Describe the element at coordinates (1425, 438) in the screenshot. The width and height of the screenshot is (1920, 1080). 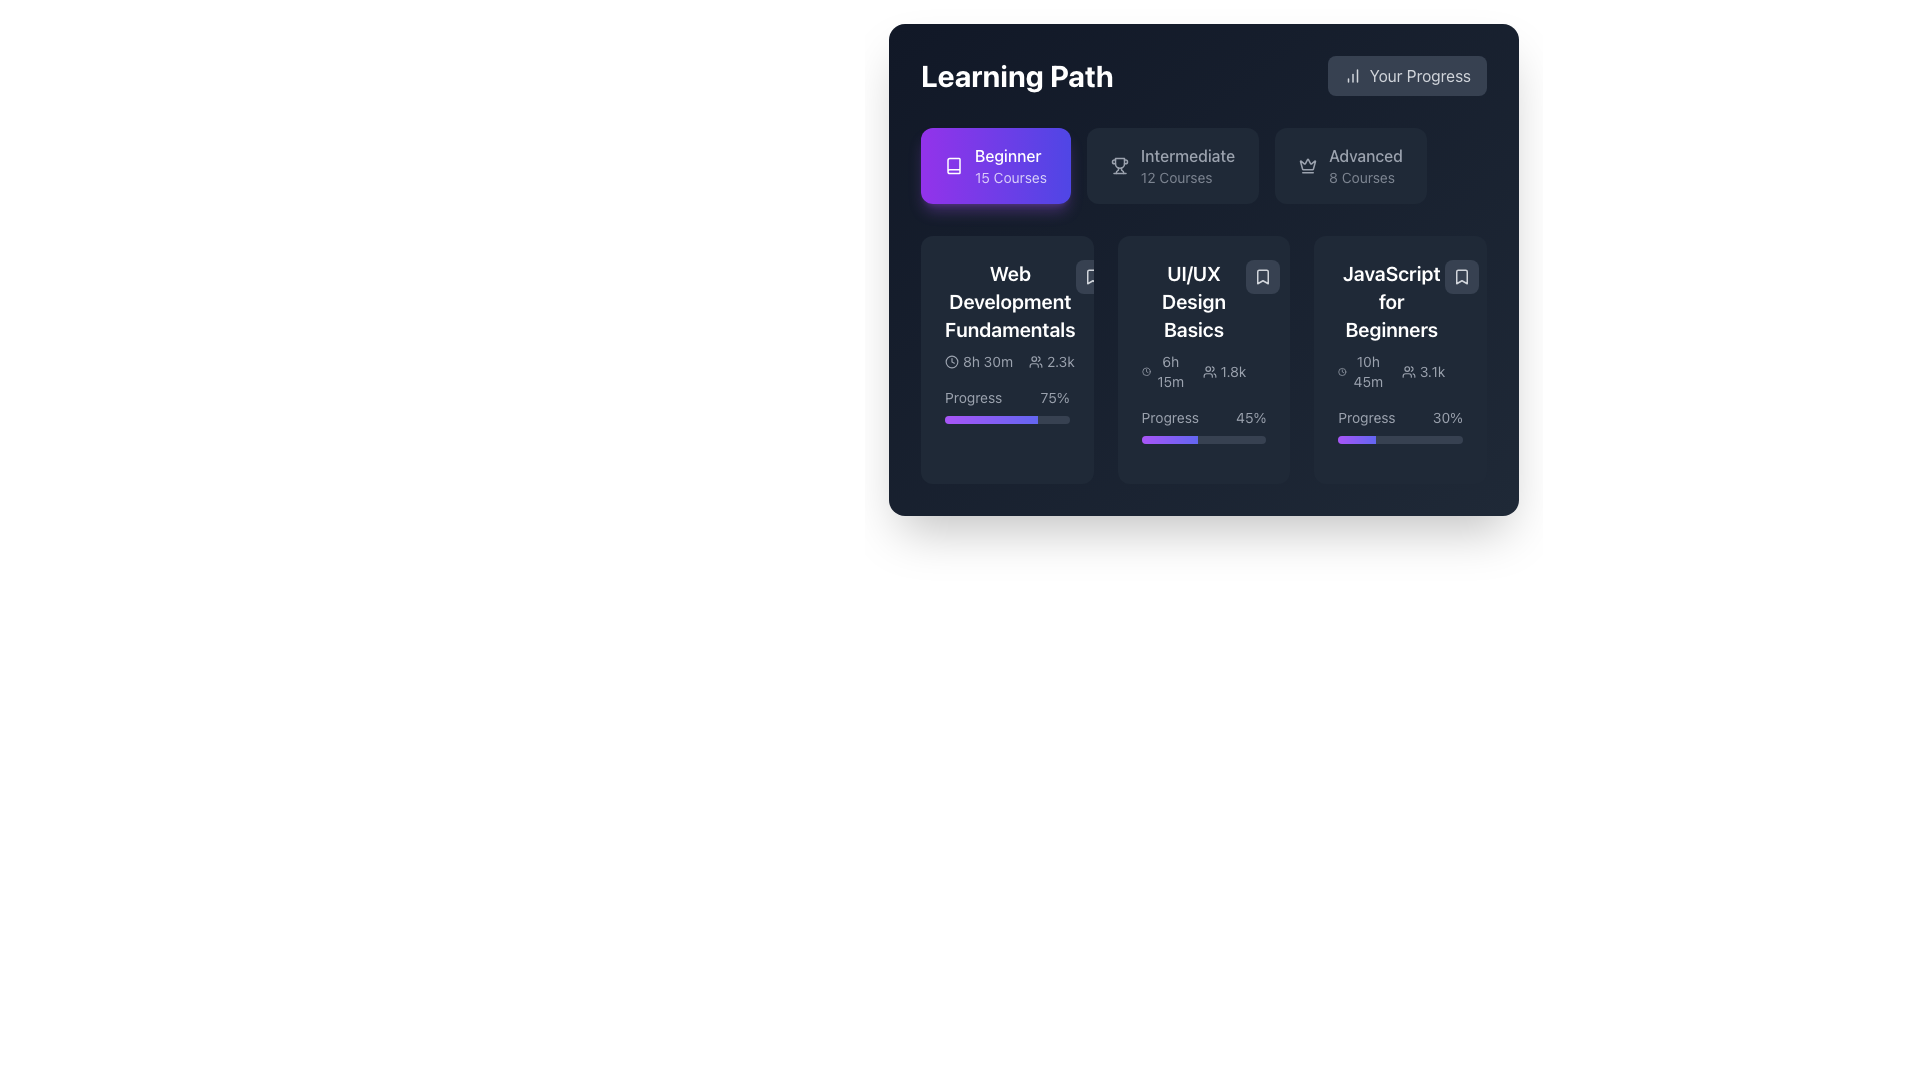
I see `the progress value` at that location.